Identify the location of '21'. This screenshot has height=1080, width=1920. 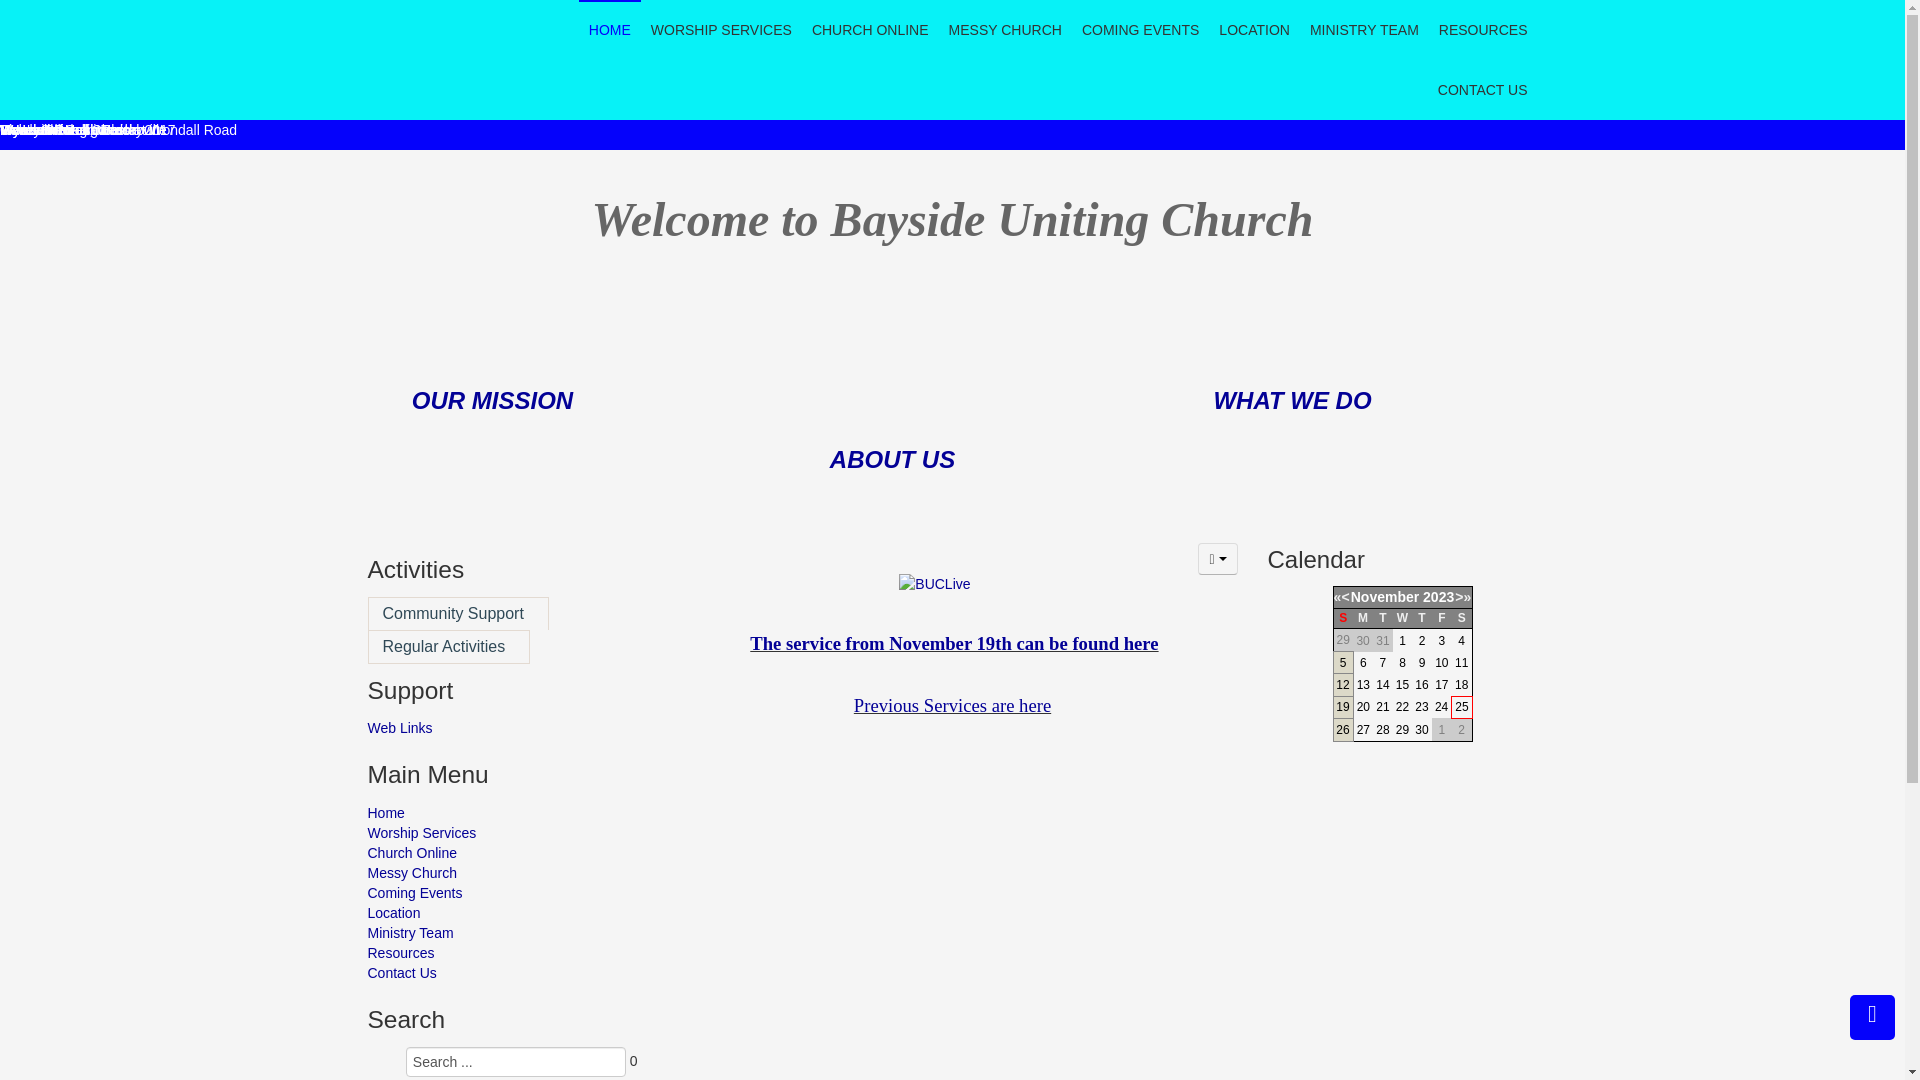
(1381, 705).